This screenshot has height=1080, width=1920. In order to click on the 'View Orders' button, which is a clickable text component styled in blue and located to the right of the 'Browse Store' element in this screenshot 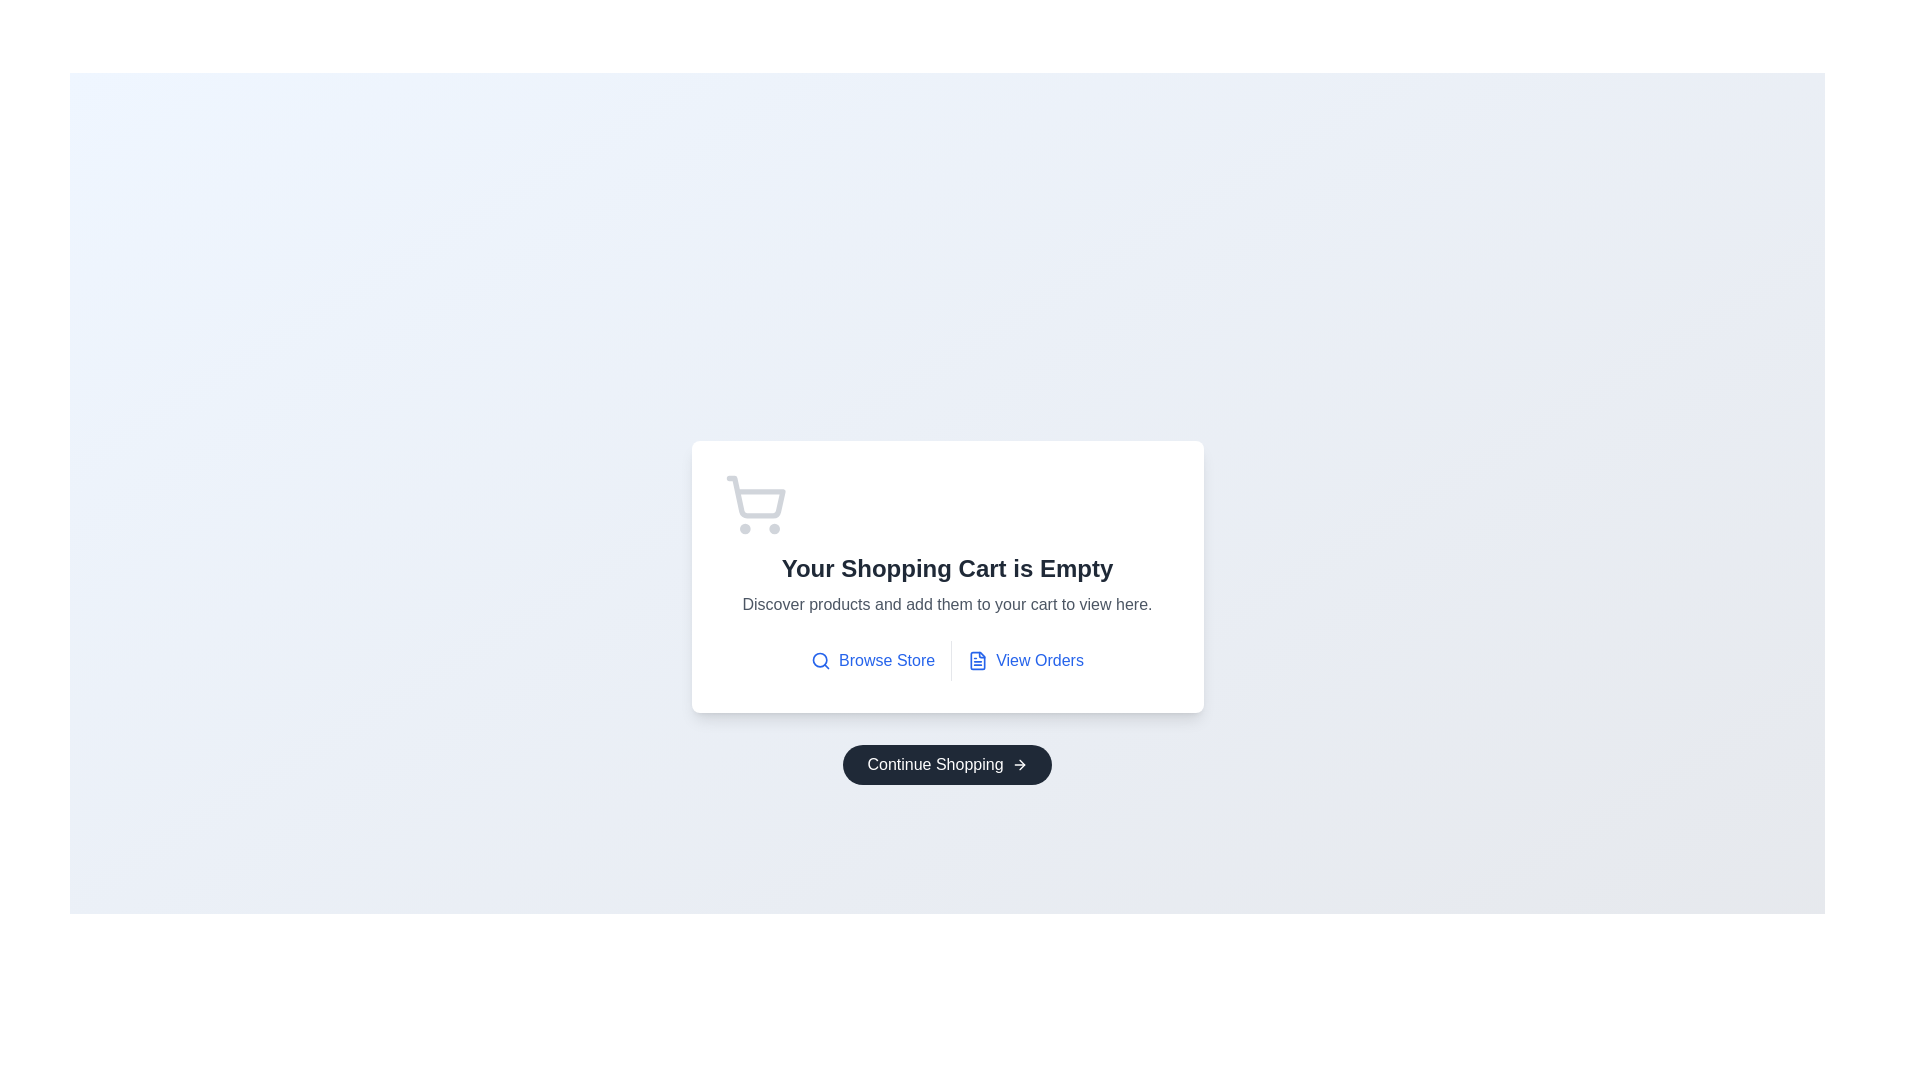, I will do `click(1025, 660)`.